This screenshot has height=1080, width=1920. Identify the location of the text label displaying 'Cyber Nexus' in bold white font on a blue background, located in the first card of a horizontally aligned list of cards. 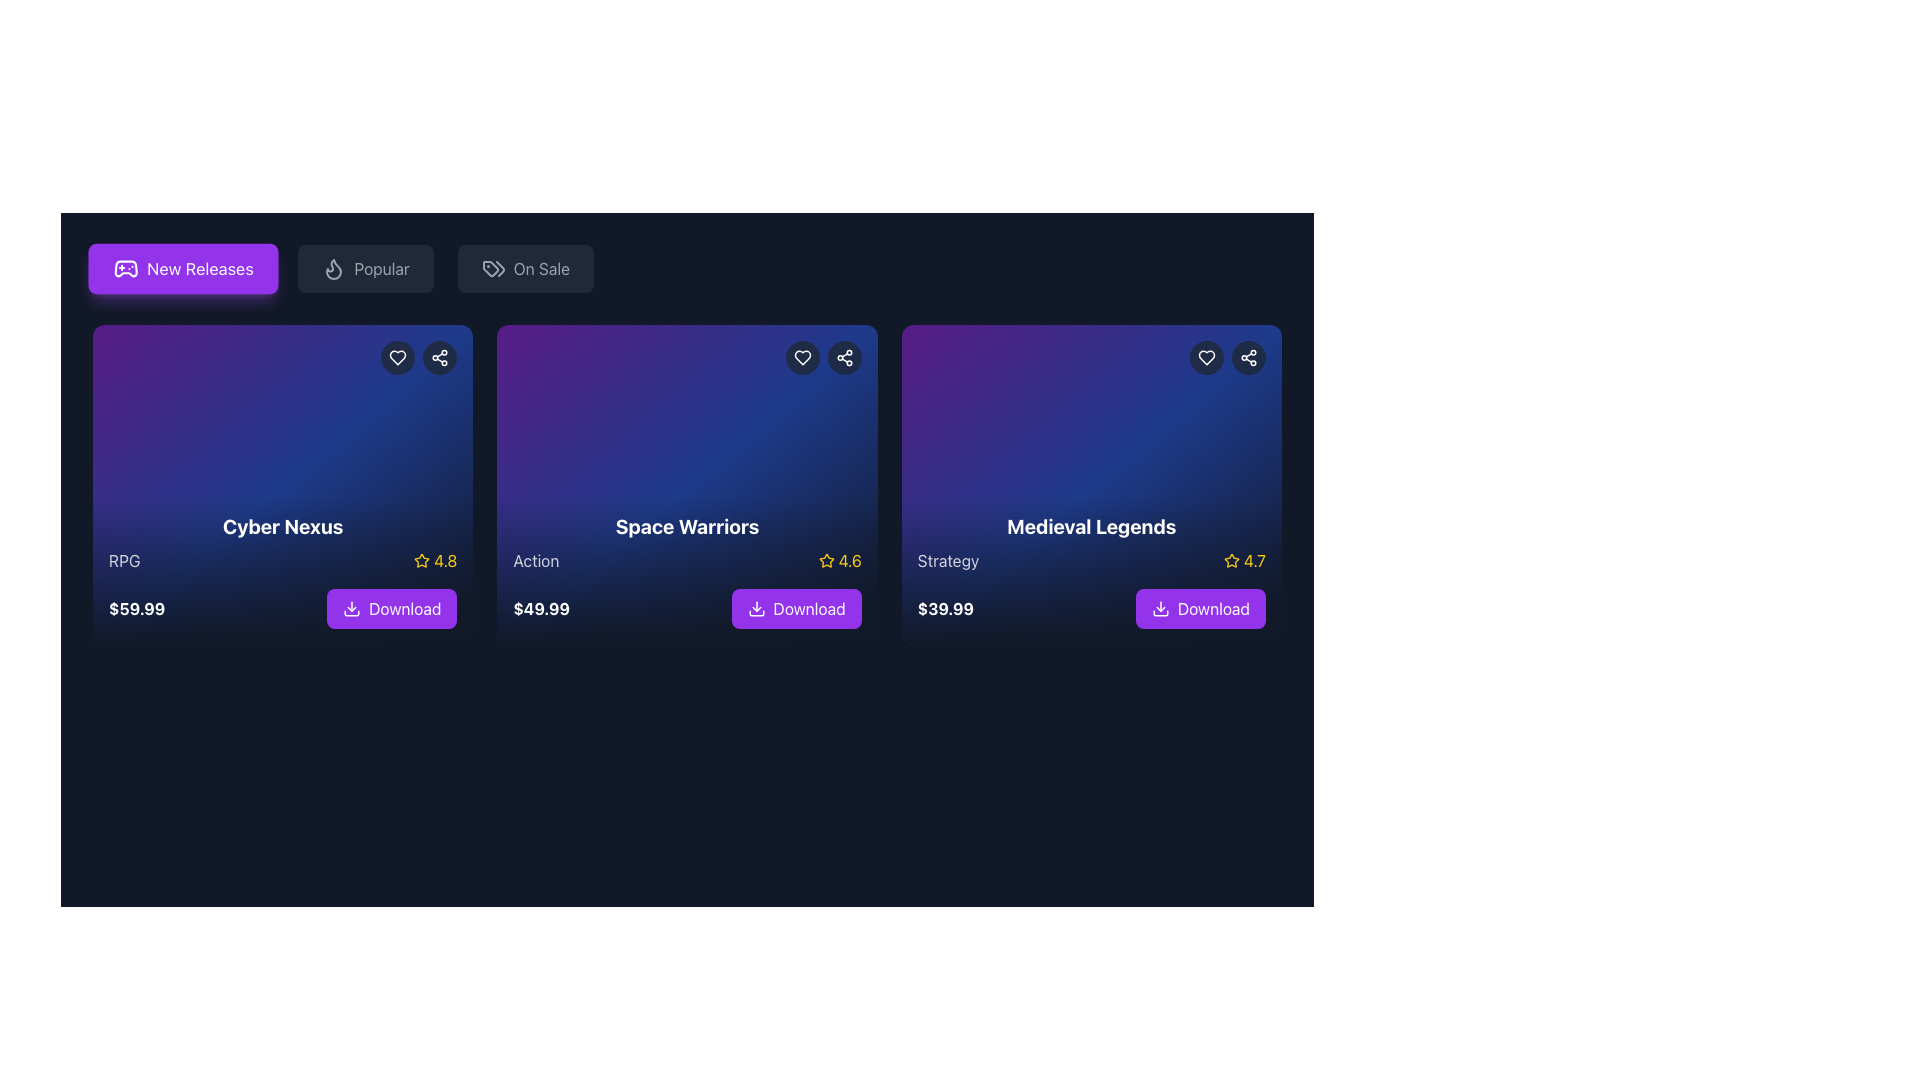
(282, 526).